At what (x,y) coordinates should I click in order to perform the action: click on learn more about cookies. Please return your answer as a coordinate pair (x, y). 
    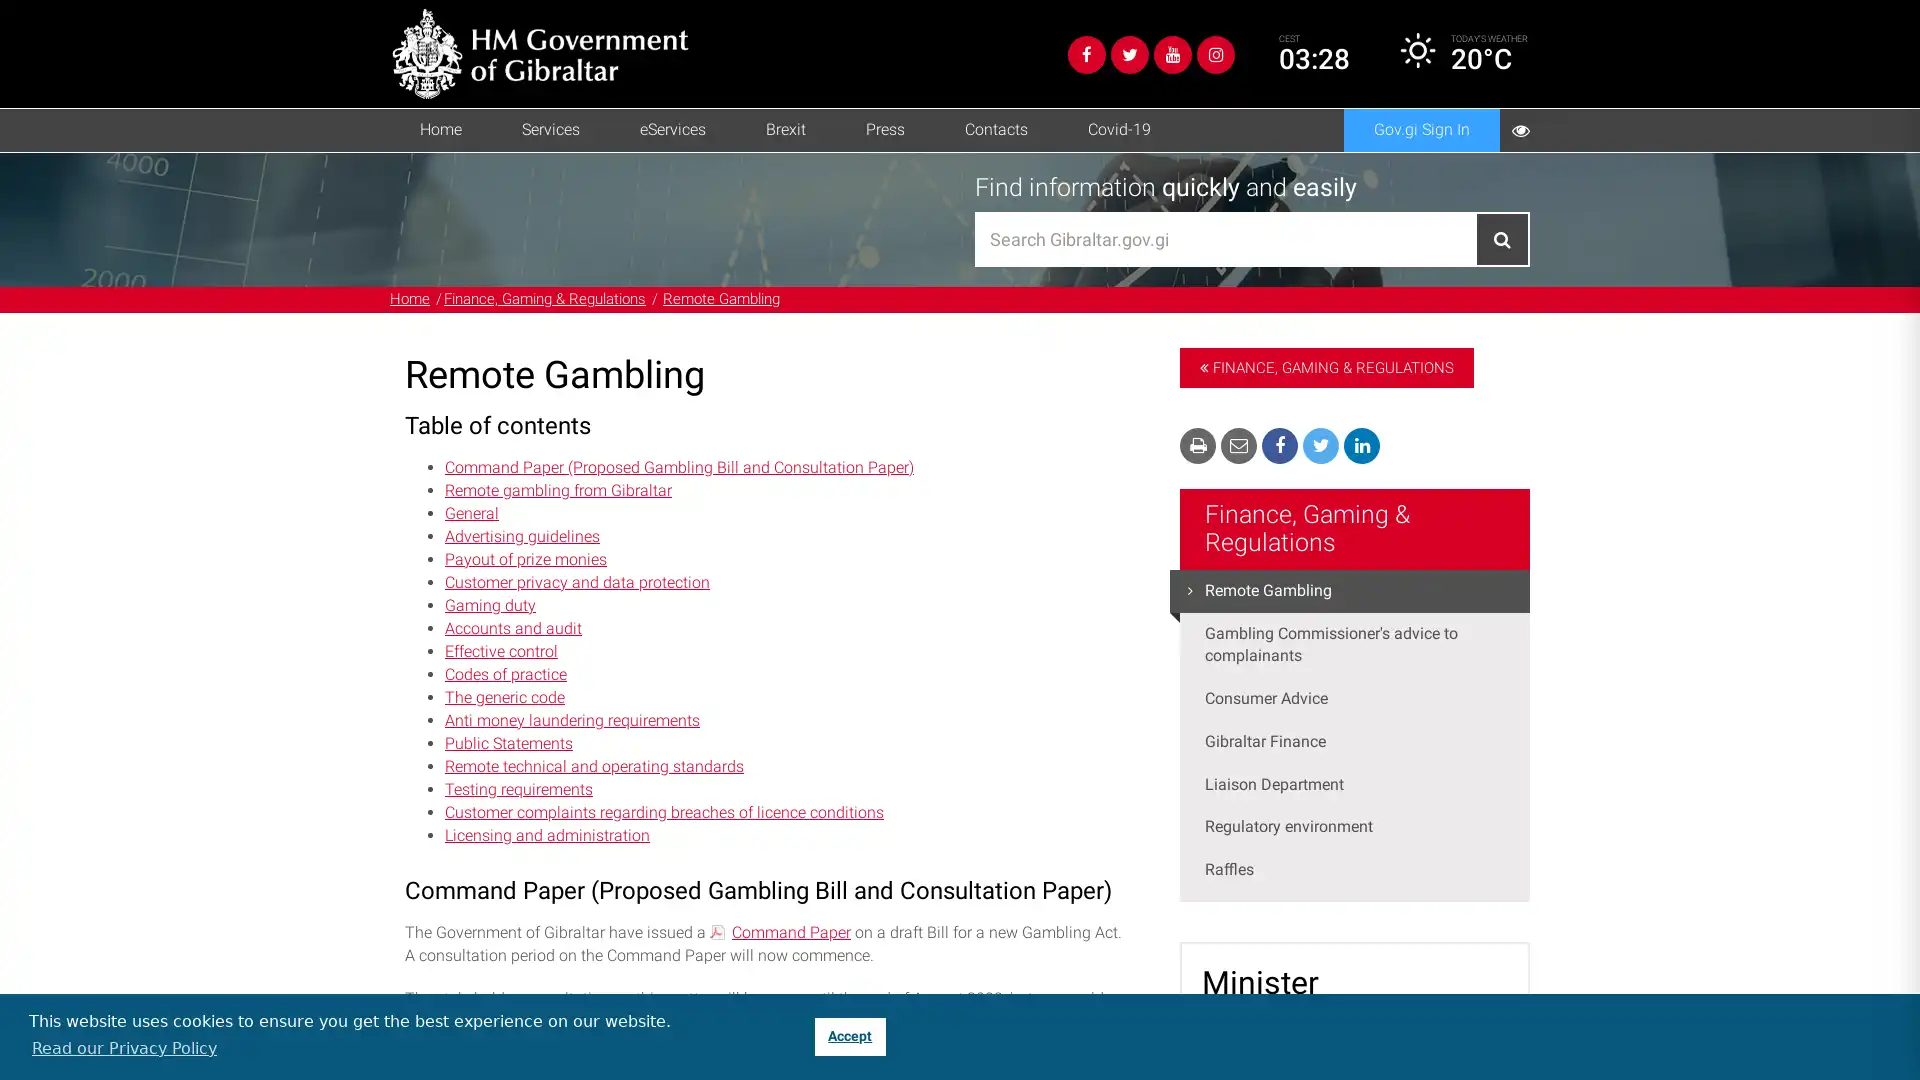
    Looking at the image, I should click on (123, 1047).